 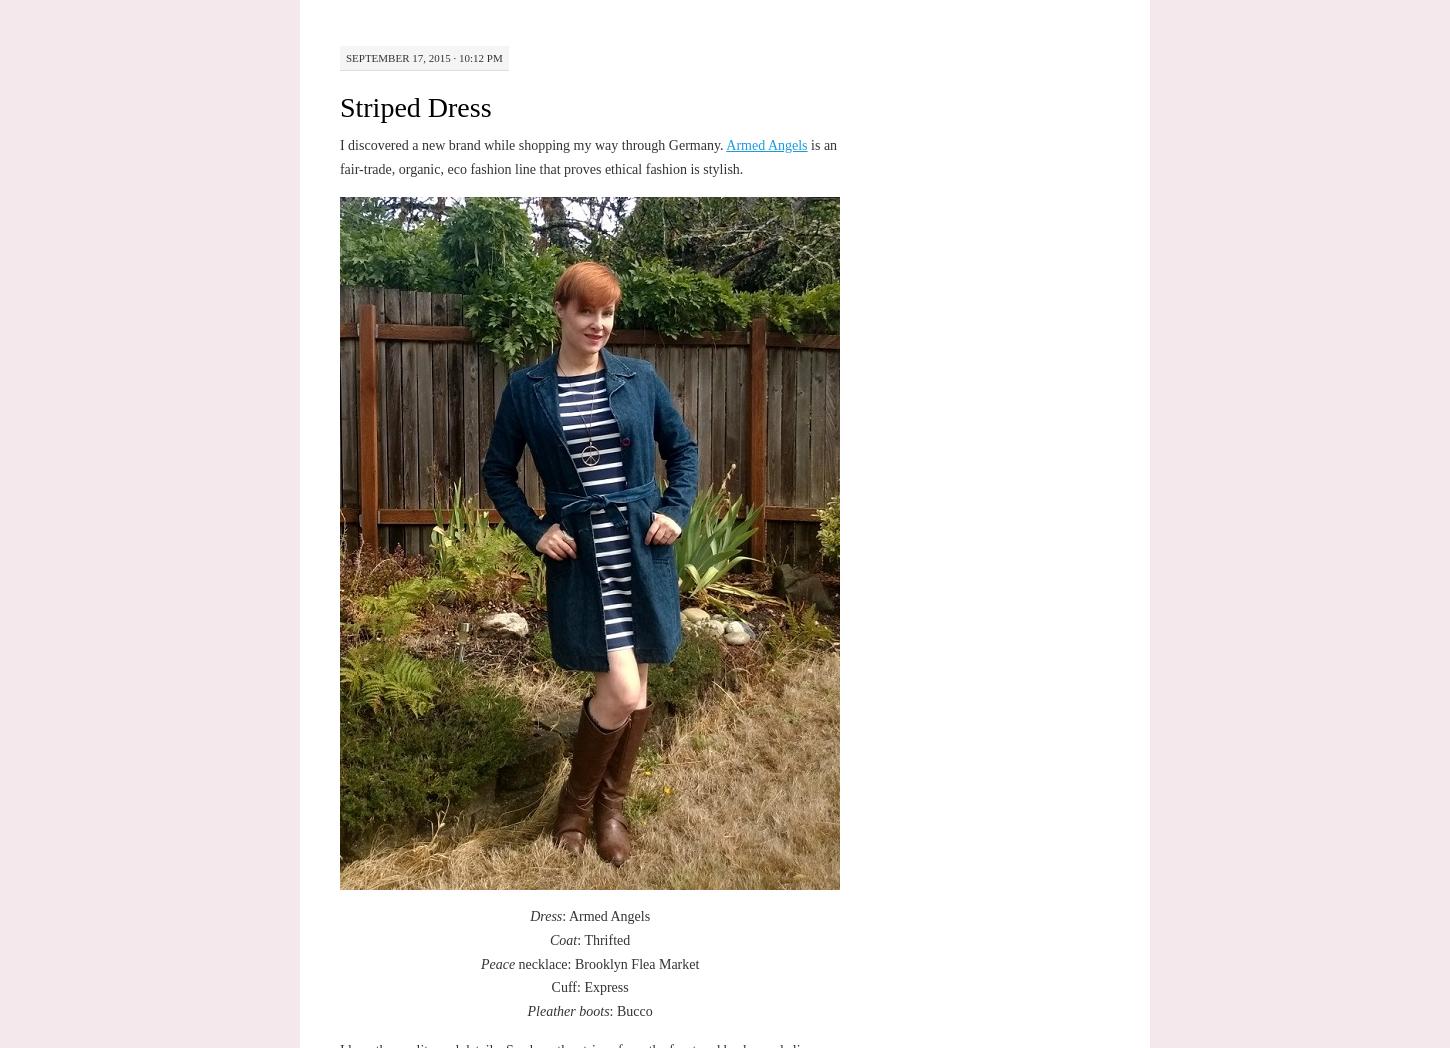 I want to click on 'Cuff: Express', so click(x=589, y=986).